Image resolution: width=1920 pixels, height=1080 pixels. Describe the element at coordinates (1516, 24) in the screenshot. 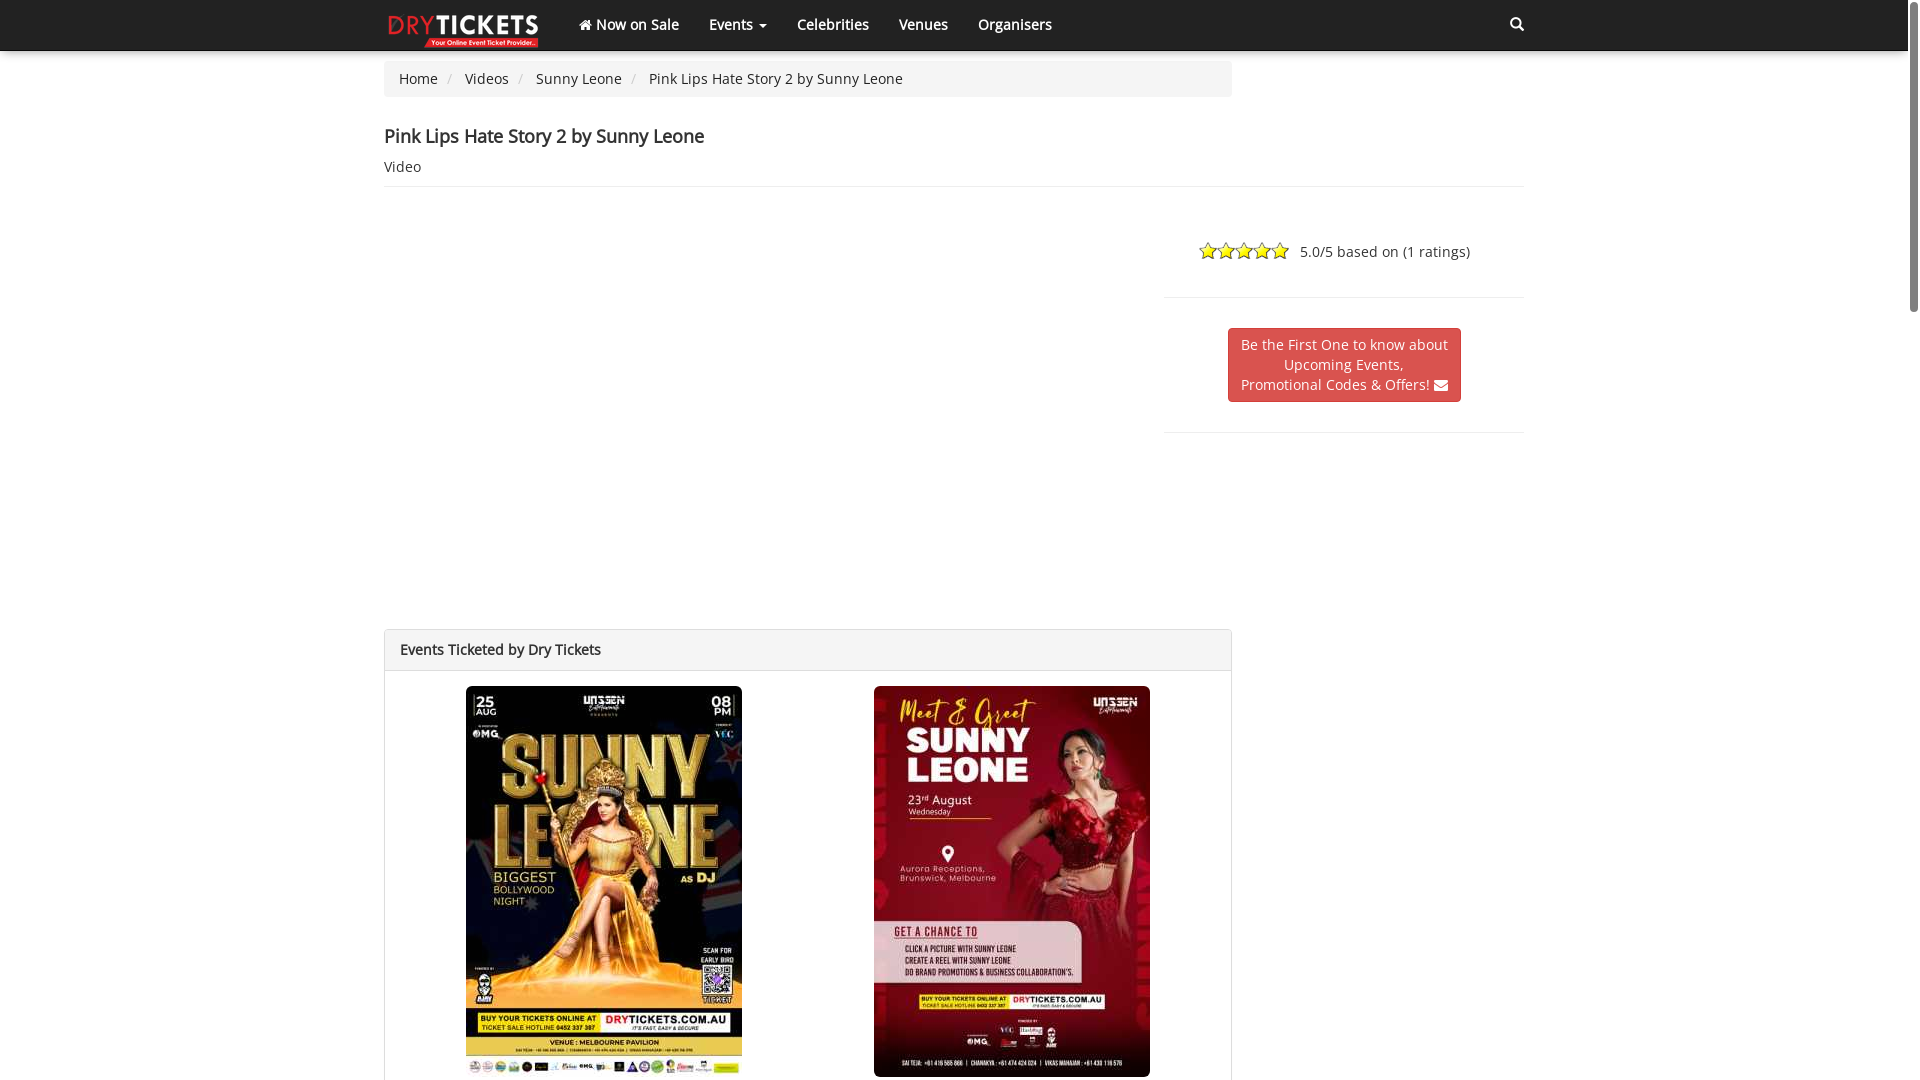

I see `'Search'` at that location.